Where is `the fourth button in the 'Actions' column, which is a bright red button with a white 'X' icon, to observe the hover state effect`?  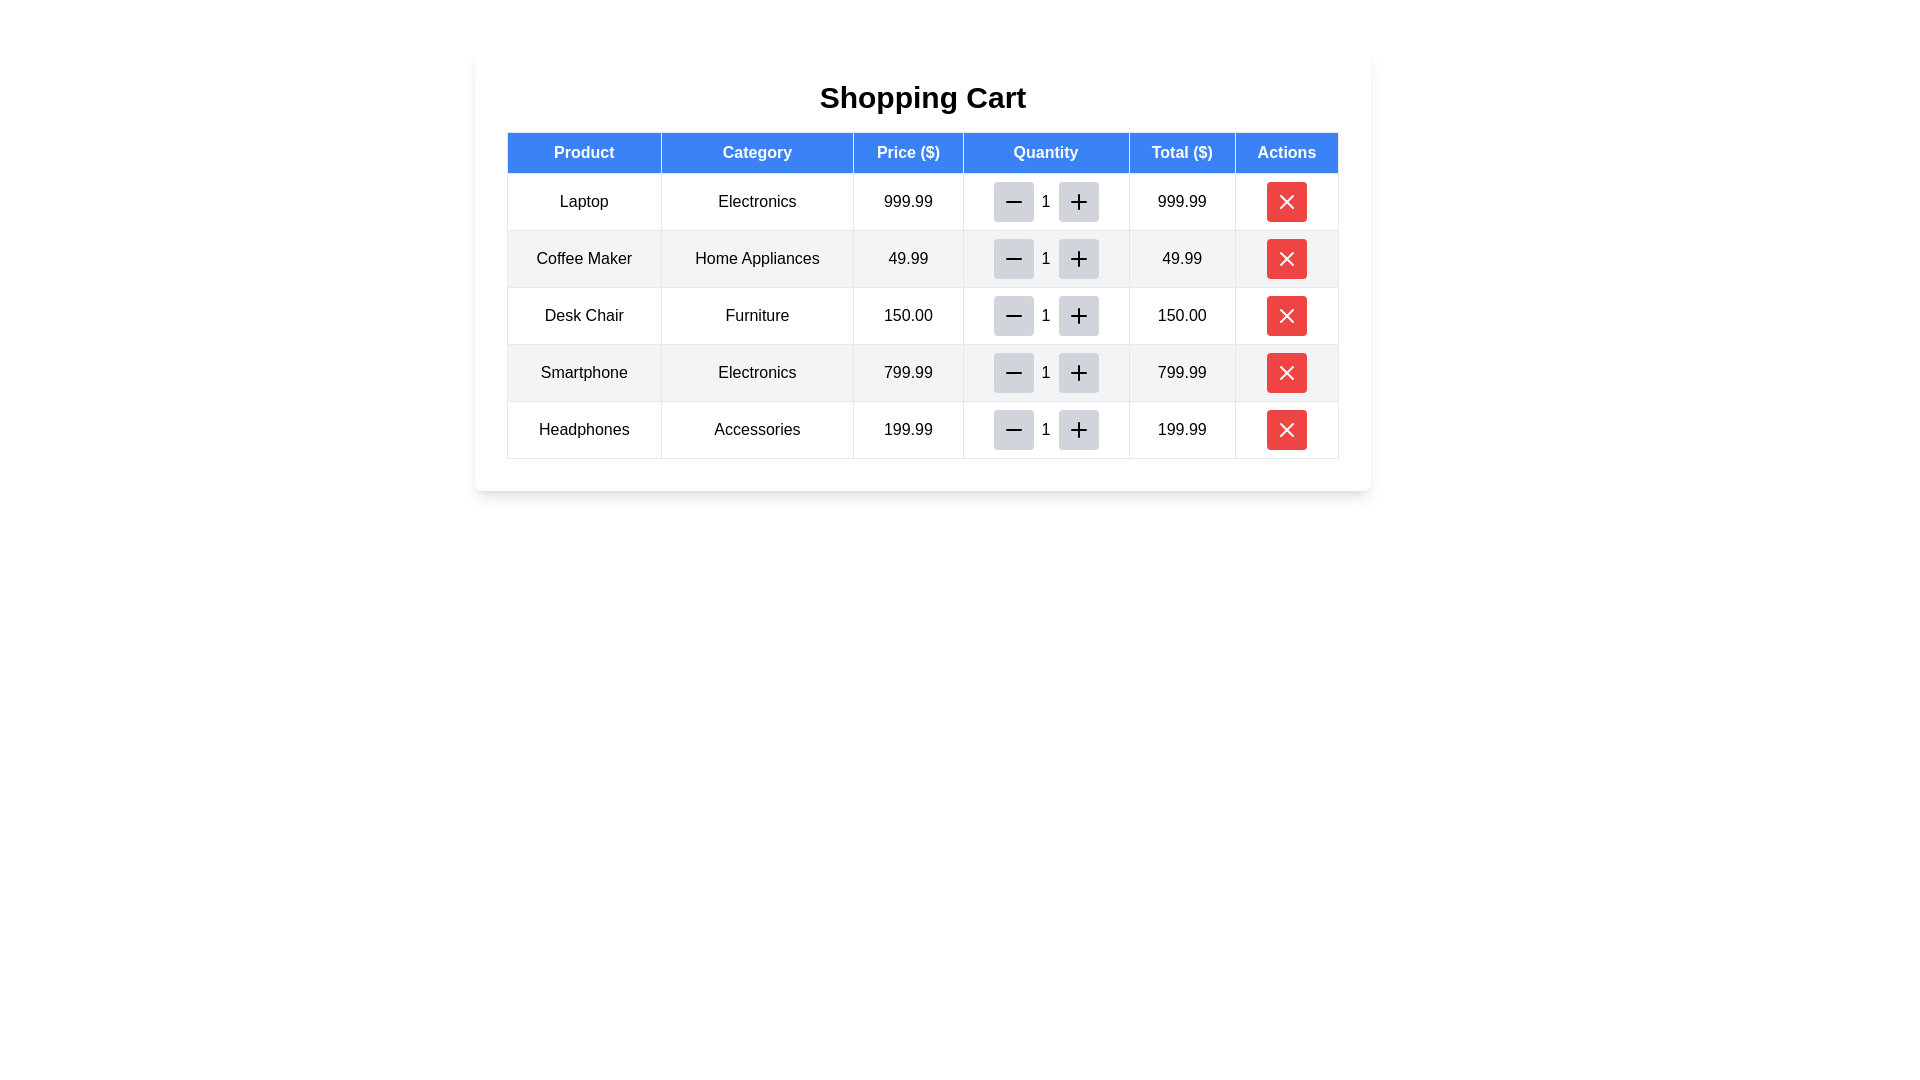
the fourth button in the 'Actions' column, which is a bright red button with a white 'X' icon, to observe the hover state effect is located at coordinates (1286, 315).